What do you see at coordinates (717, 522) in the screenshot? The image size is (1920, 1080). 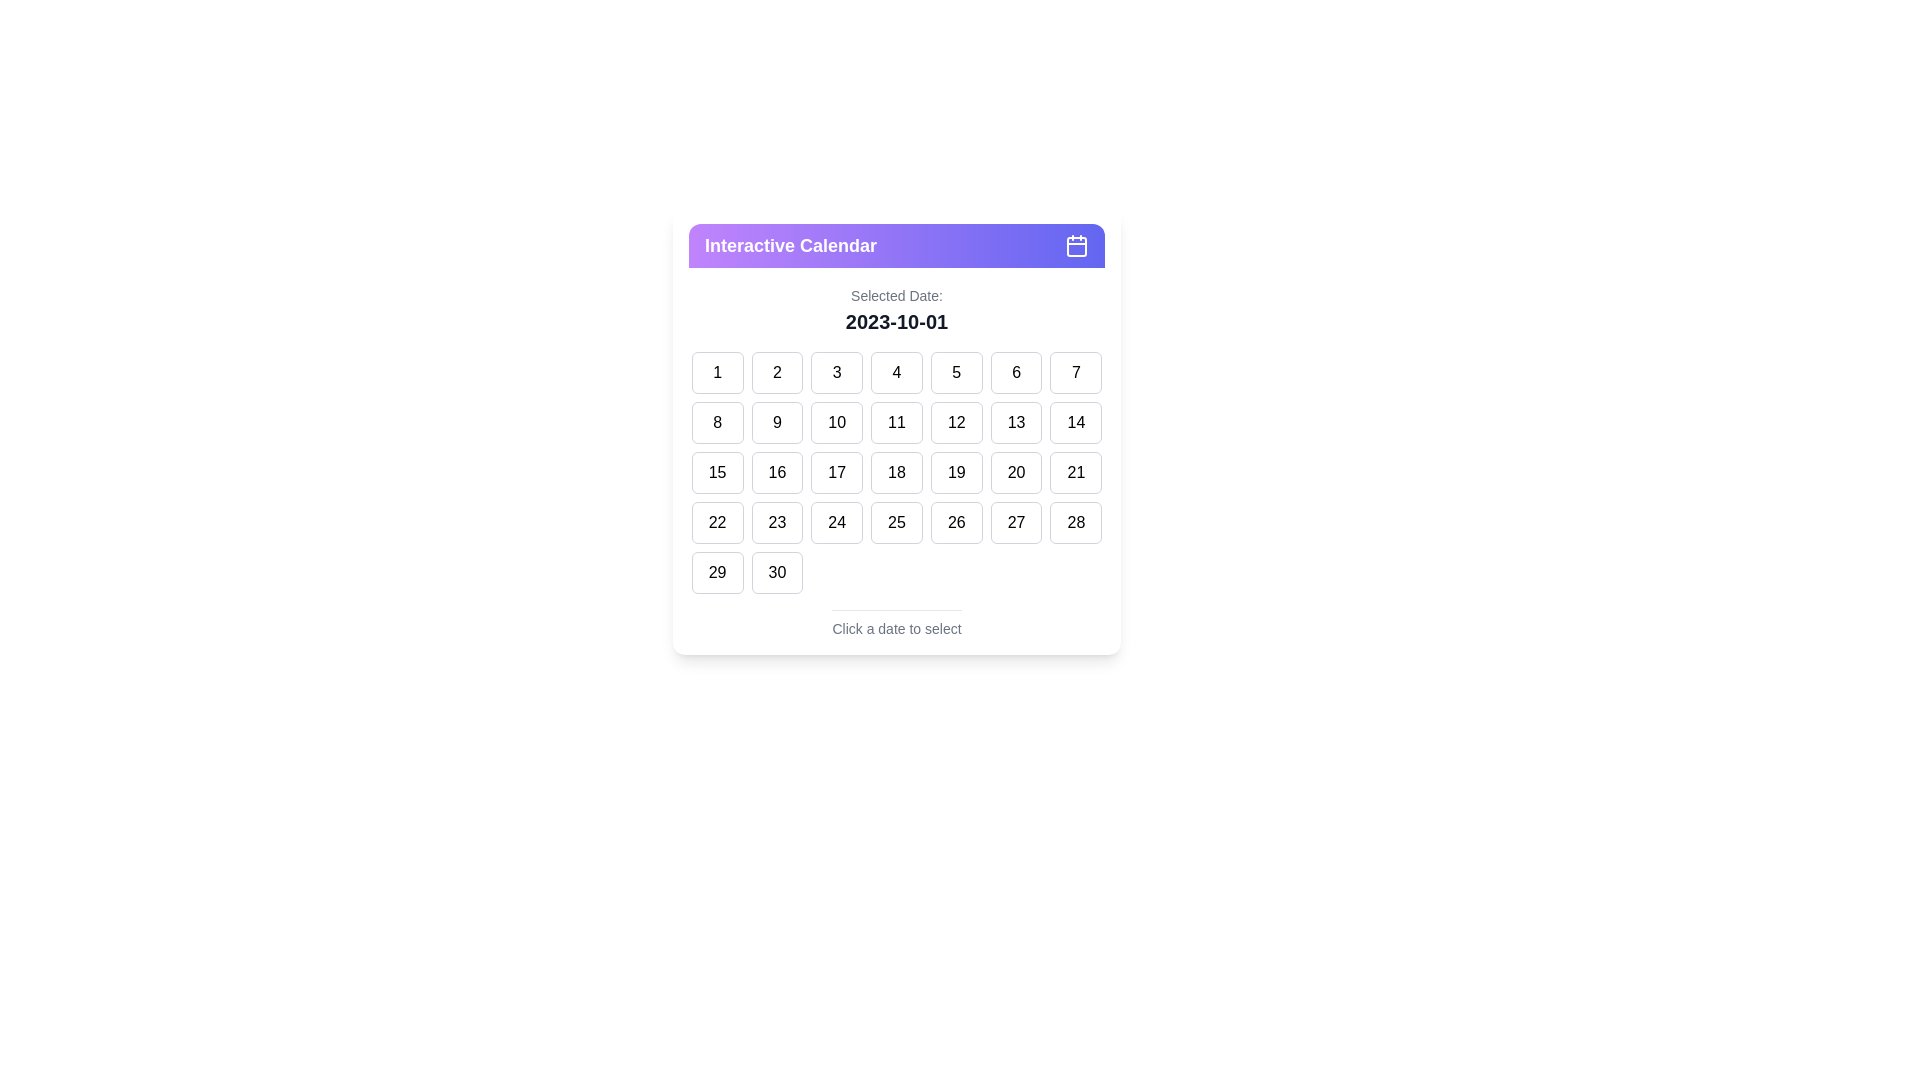 I see `the button displaying the text '22'` at bounding box center [717, 522].